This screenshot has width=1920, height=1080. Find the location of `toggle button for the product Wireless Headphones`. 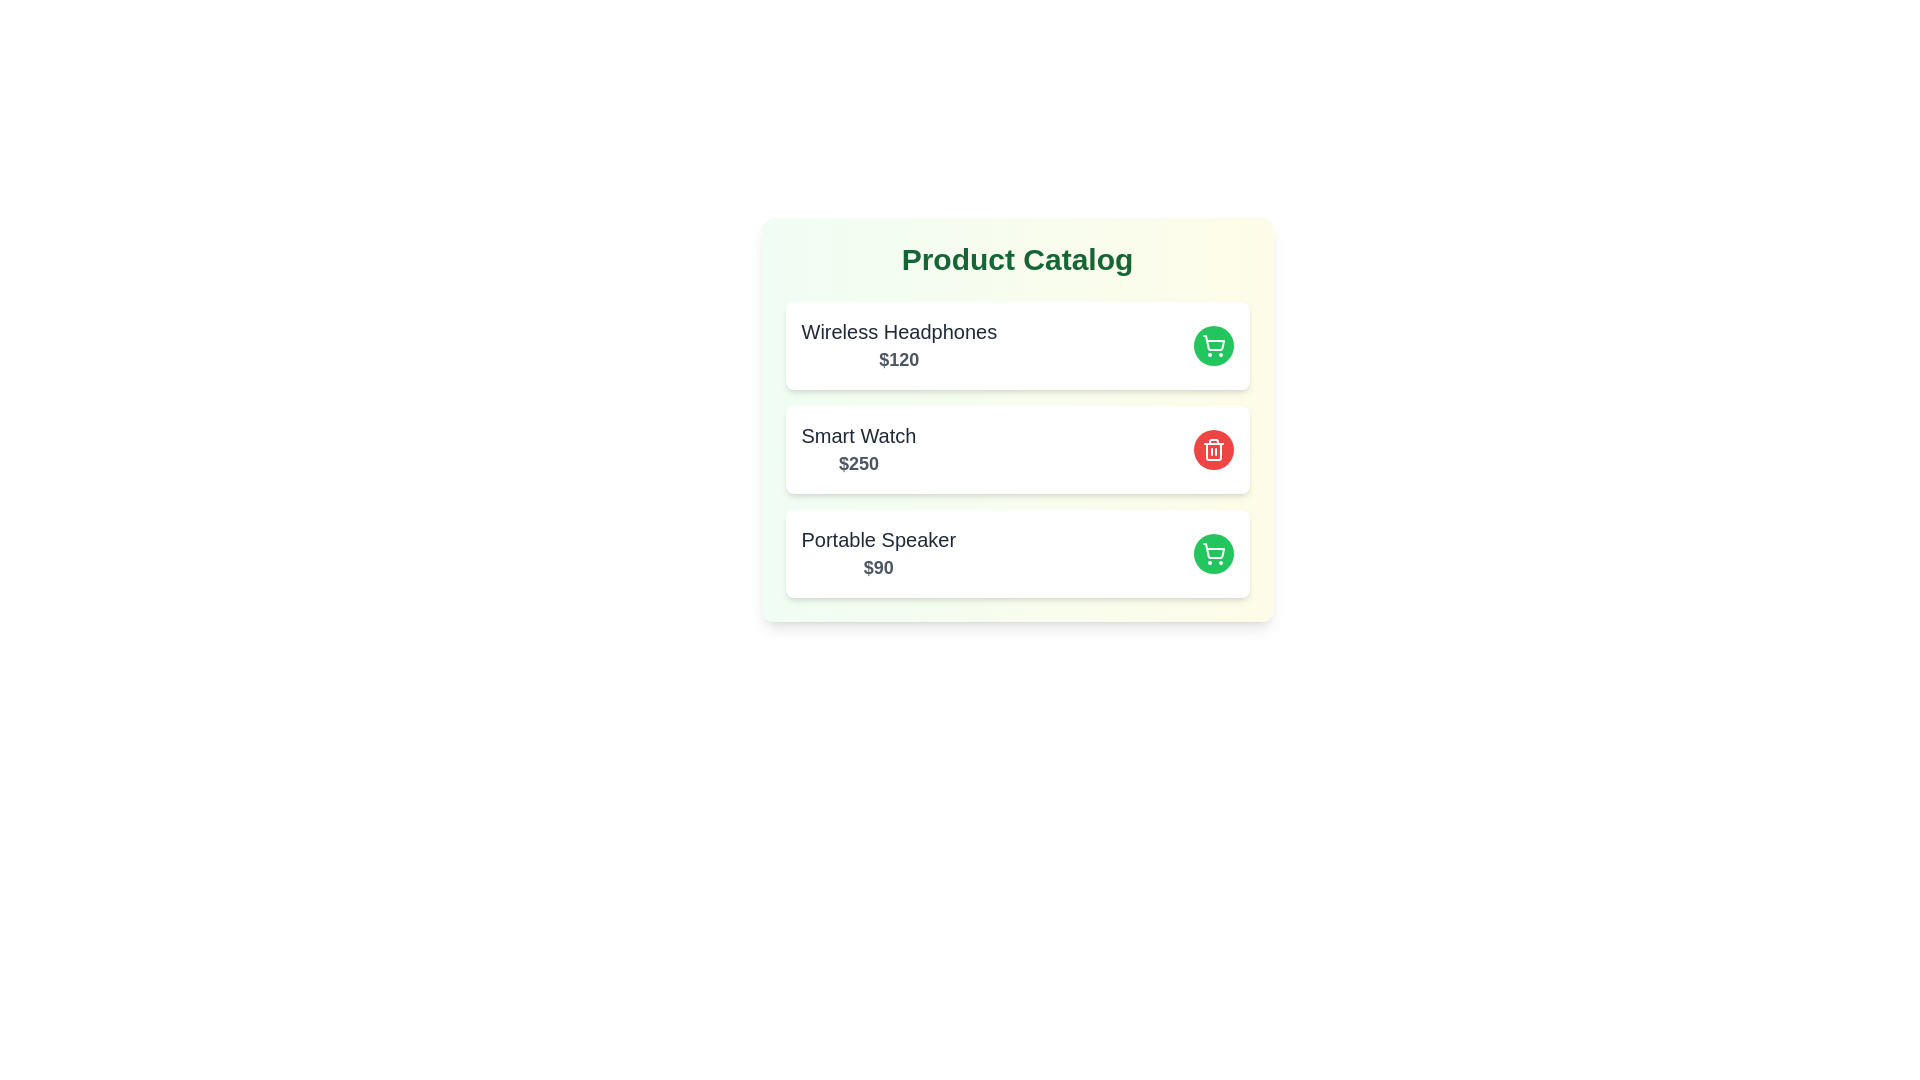

toggle button for the product Wireless Headphones is located at coordinates (1212, 345).